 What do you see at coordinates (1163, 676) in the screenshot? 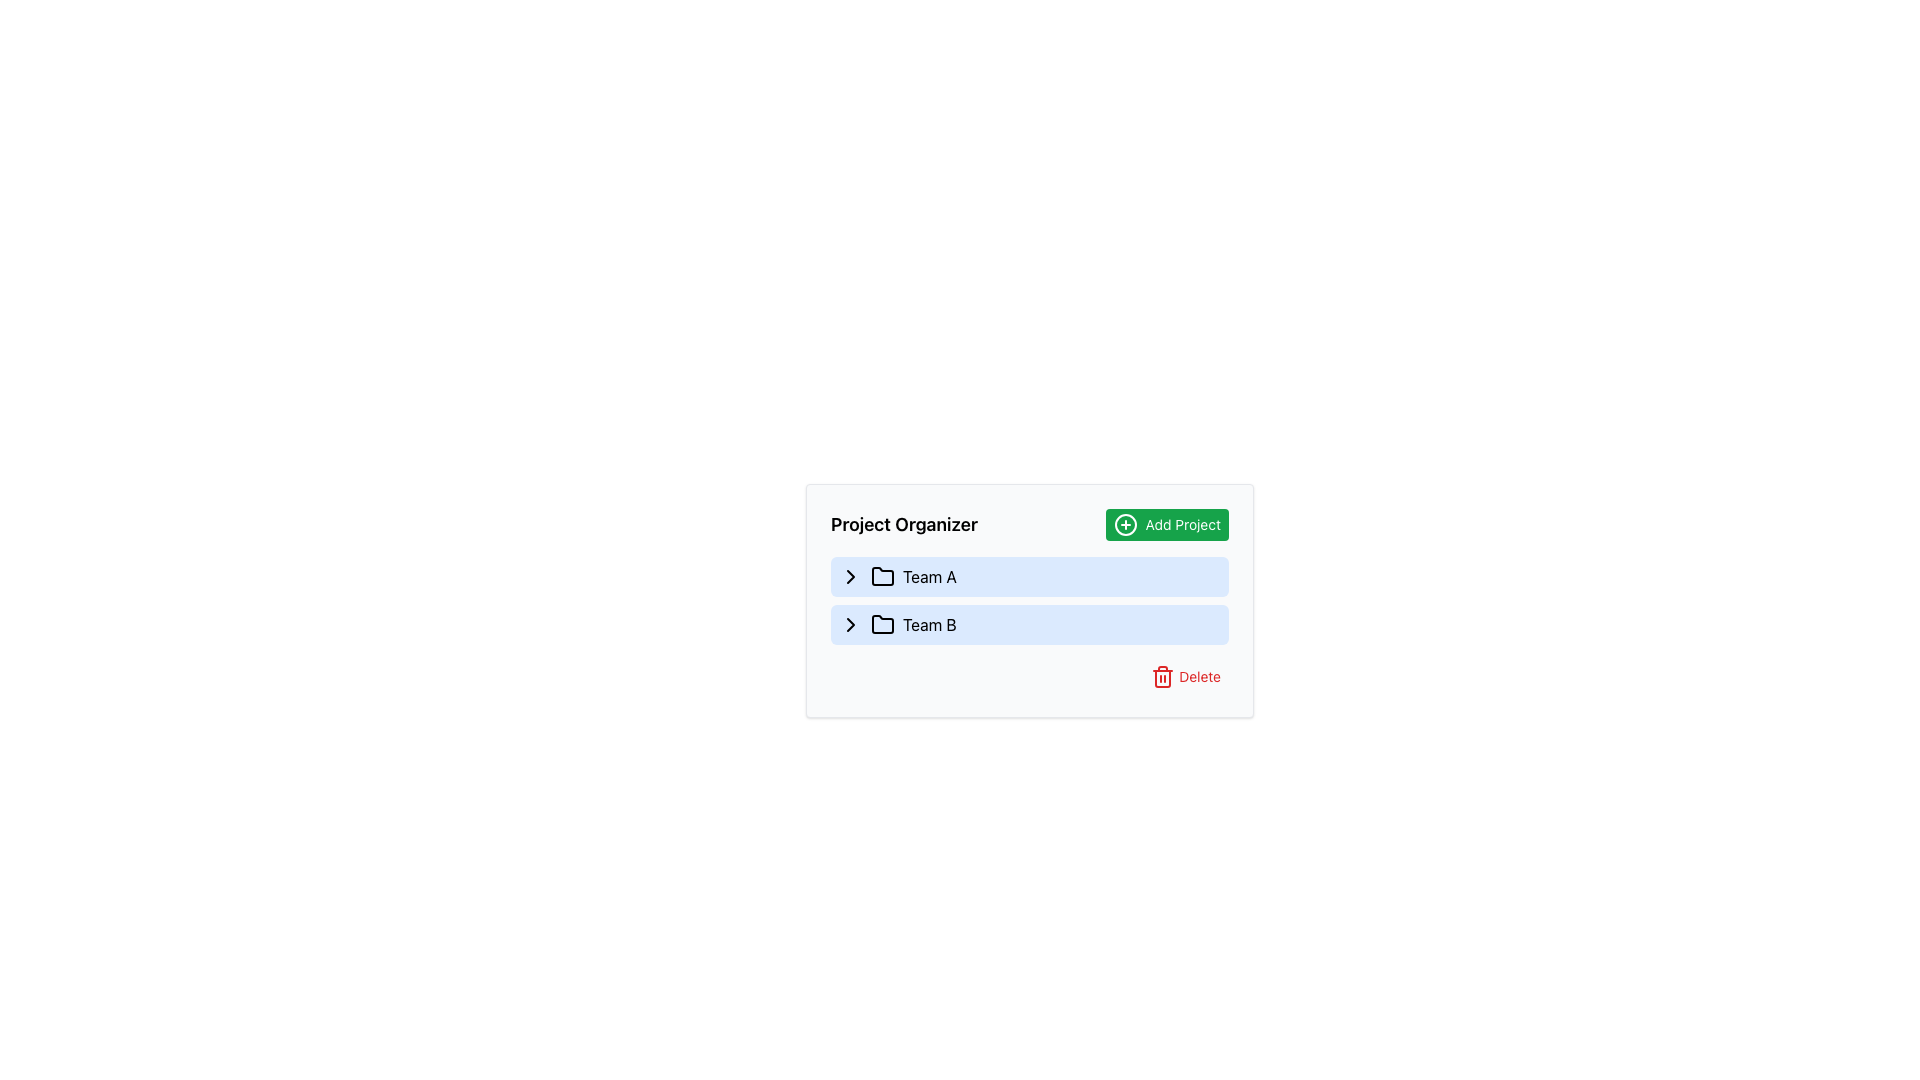
I see `the trash bin icon, which is bright red and located adjacent to the 'Delete' text in the bottom-right portion of the application interface` at bounding box center [1163, 676].